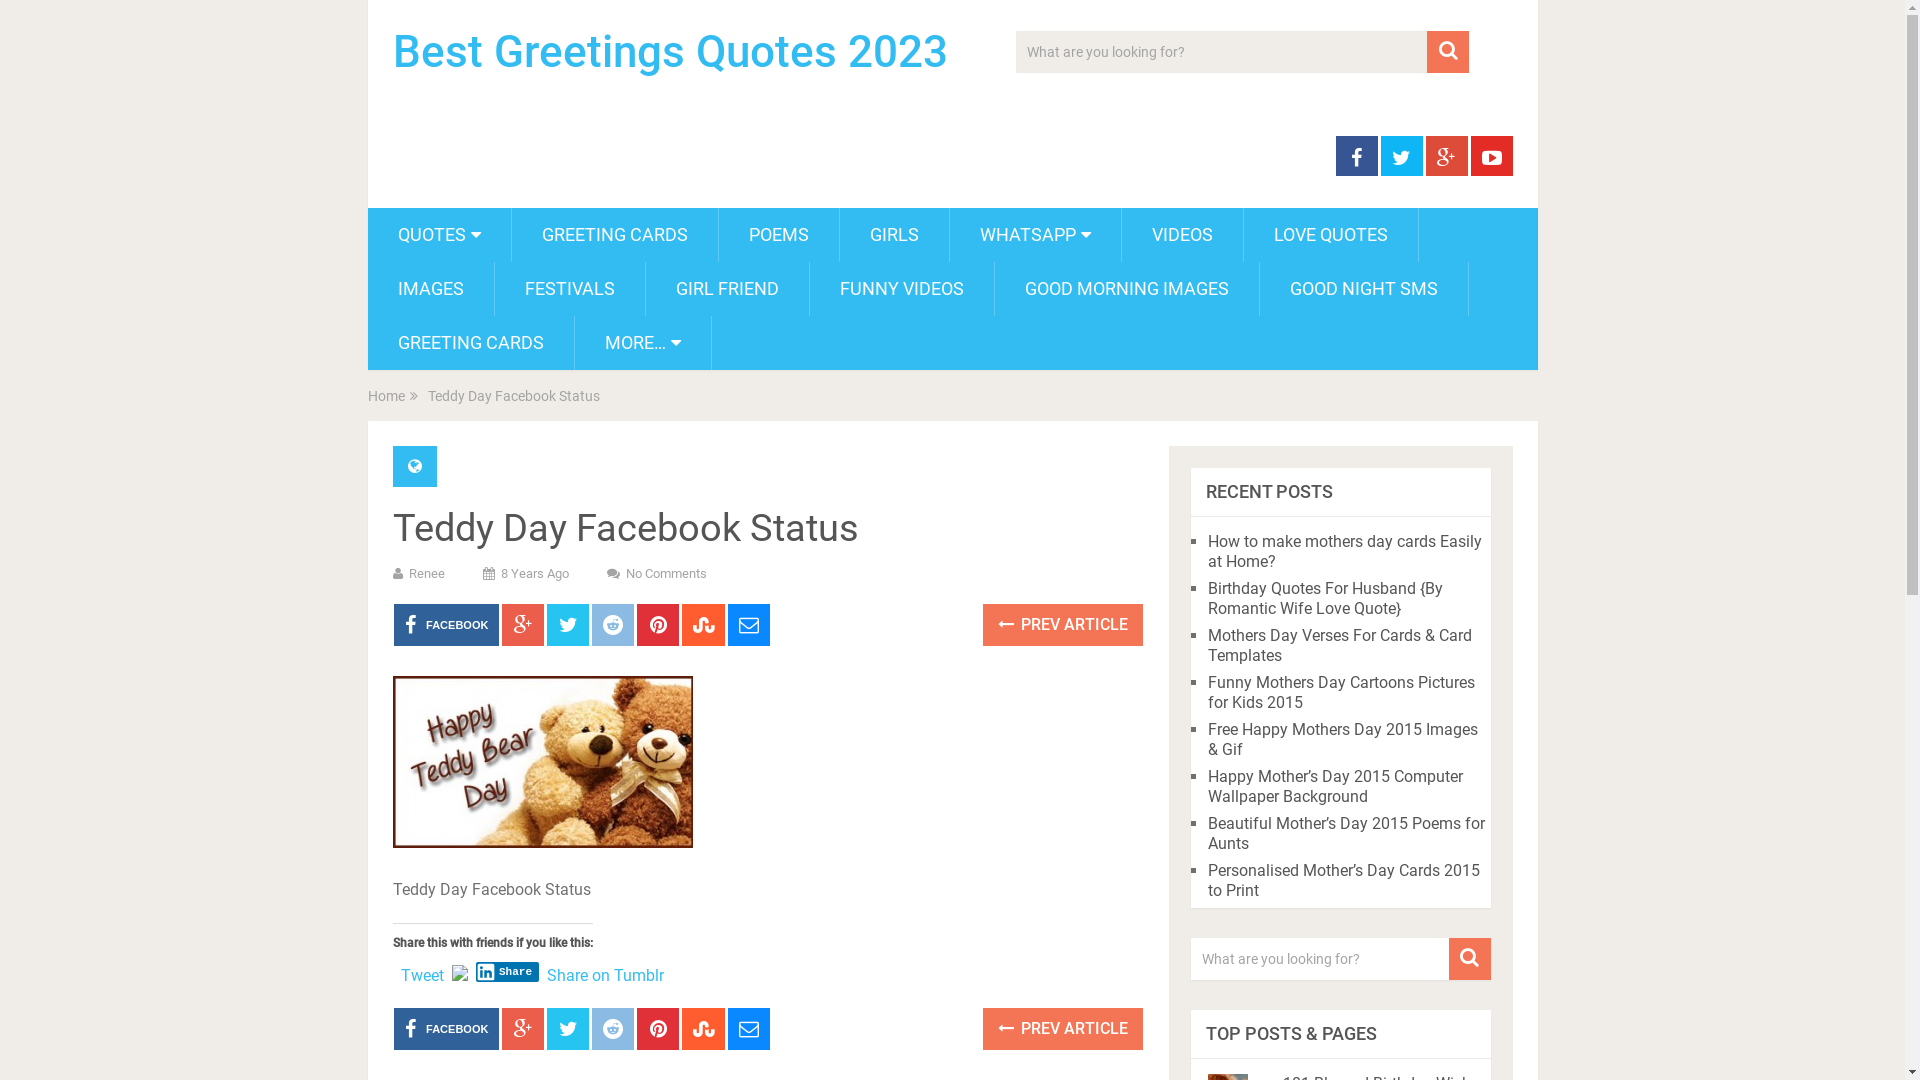  Describe the element at coordinates (1362, 289) in the screenshot. I see `'GOOD NIGHT SMS'` at that location.